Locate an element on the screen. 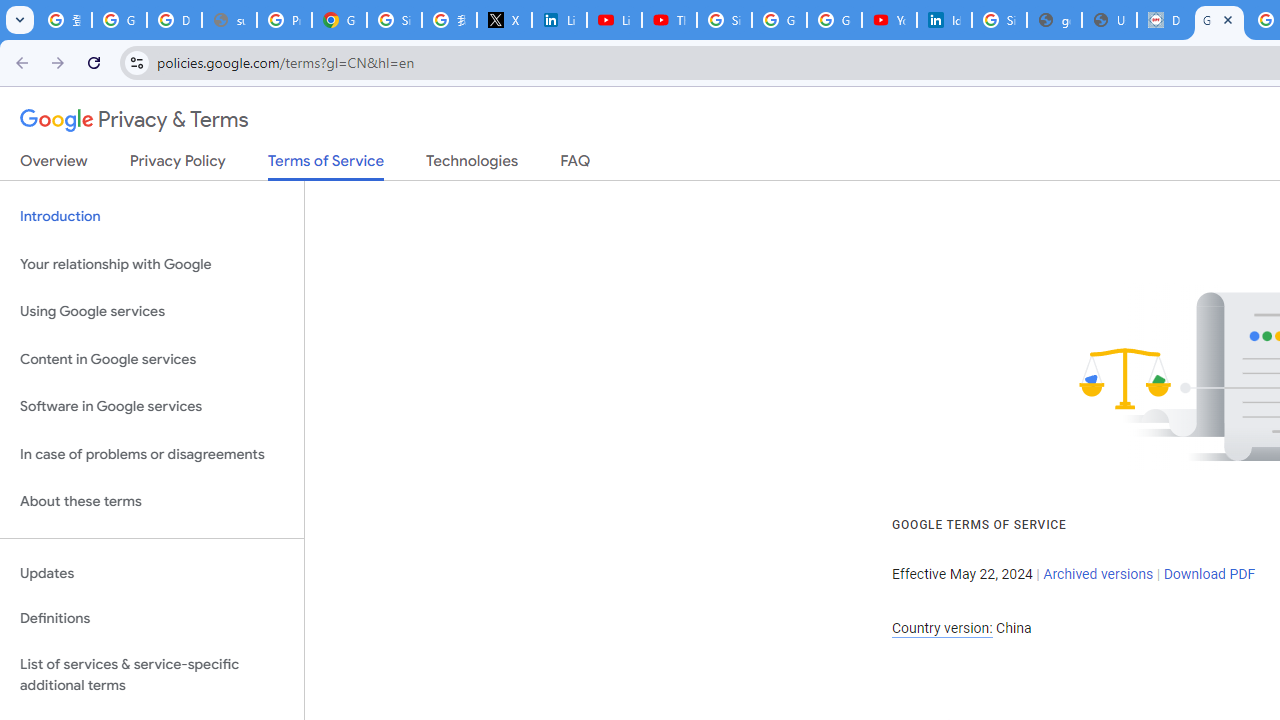 The image size is (1280, 720). 'Privacy Help Center - Policies Help' is located at coordinates (283, 20).